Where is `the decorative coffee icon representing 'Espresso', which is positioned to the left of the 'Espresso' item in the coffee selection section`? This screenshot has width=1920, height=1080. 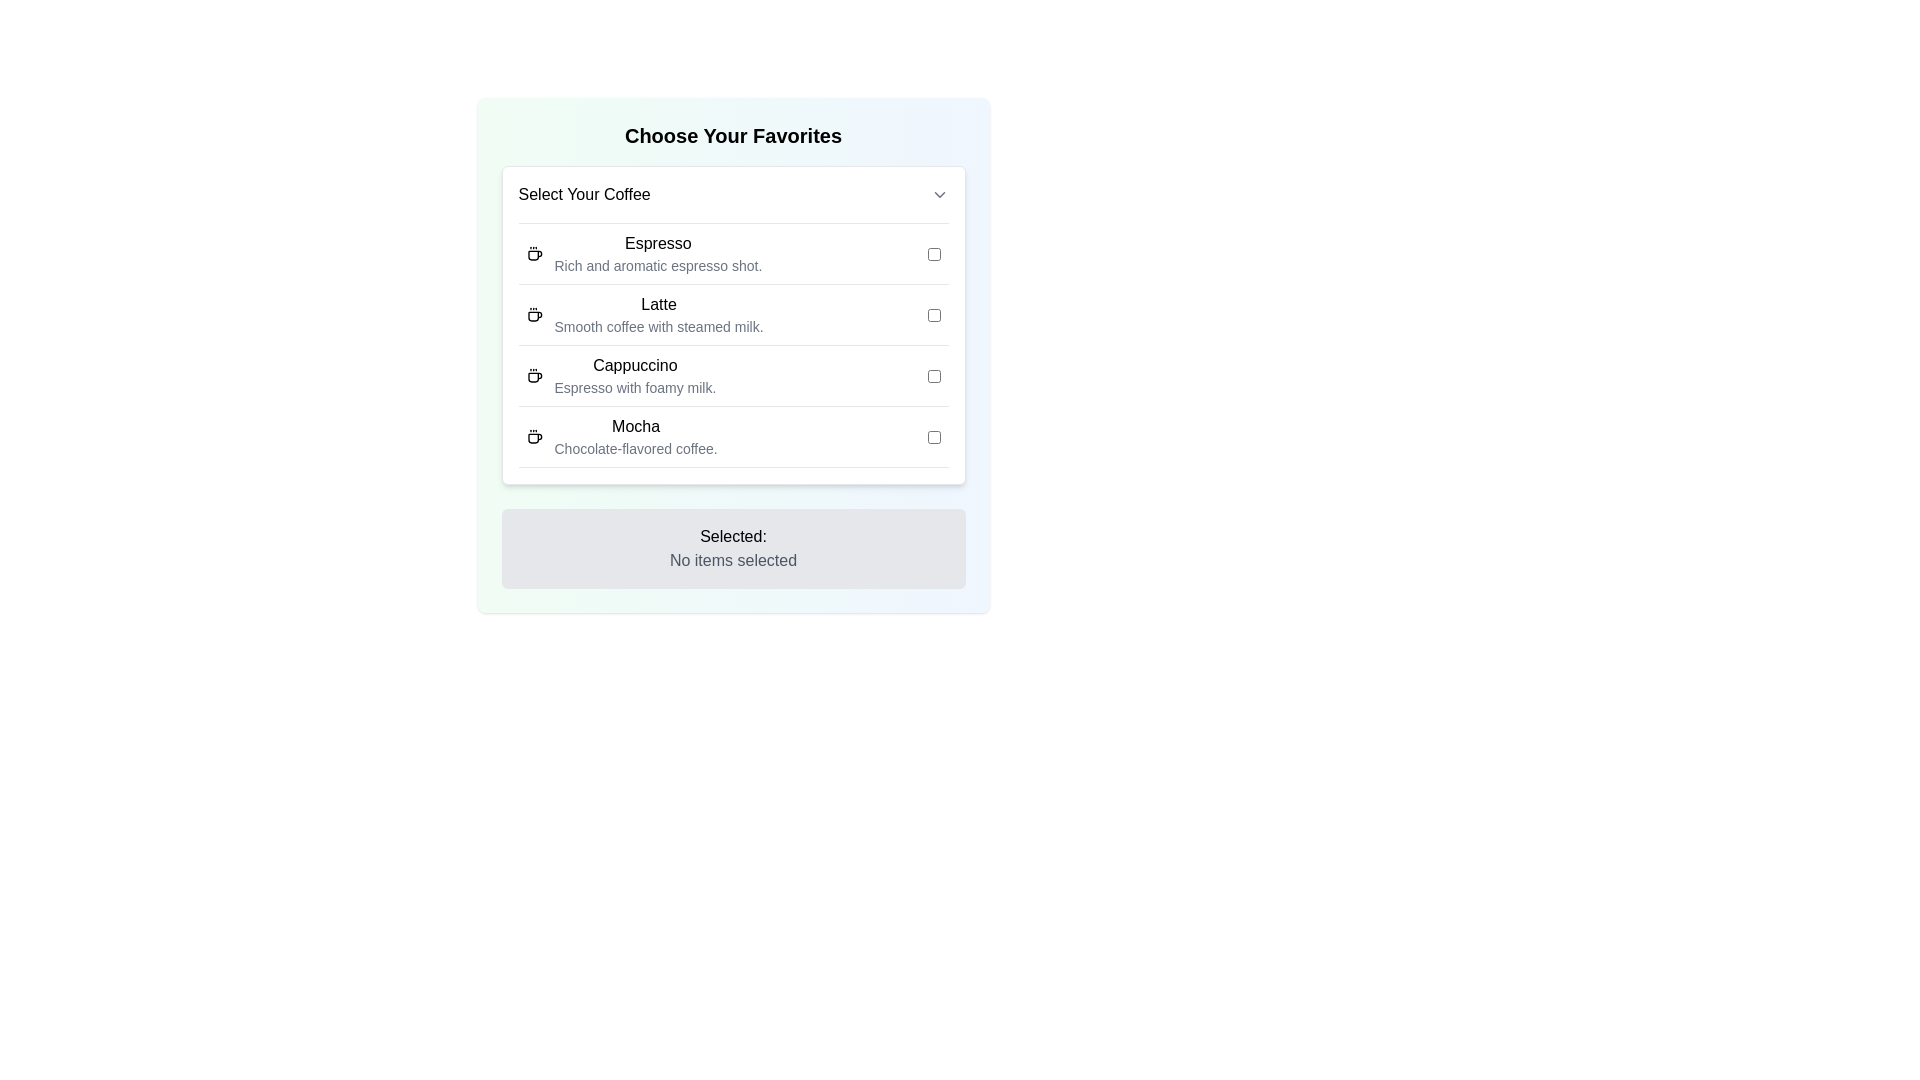
the decorative coffee icon representing 'Espresso', which is positioned to the left of the 'Espresso' item in the coffee selection section is located at coordinates (534, 253).